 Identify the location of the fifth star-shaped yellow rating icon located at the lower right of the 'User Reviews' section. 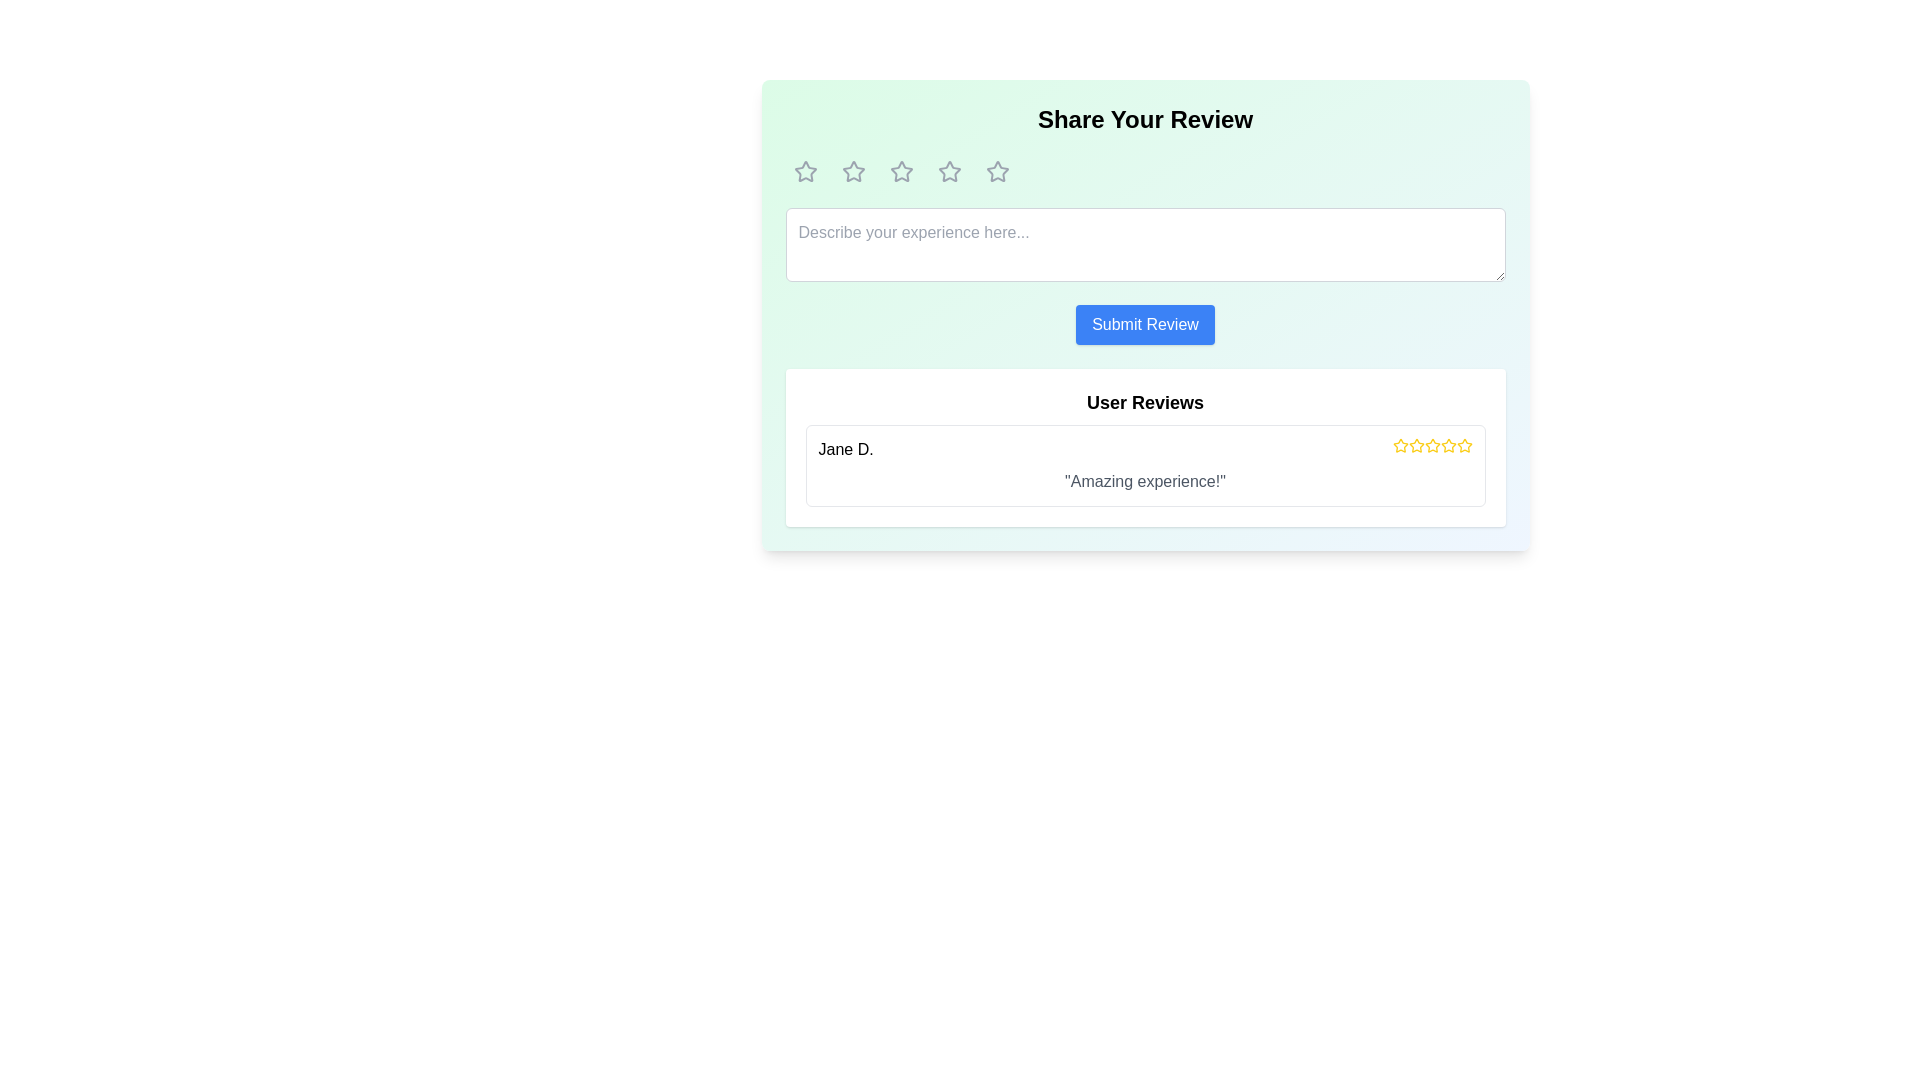
(1464, 444).